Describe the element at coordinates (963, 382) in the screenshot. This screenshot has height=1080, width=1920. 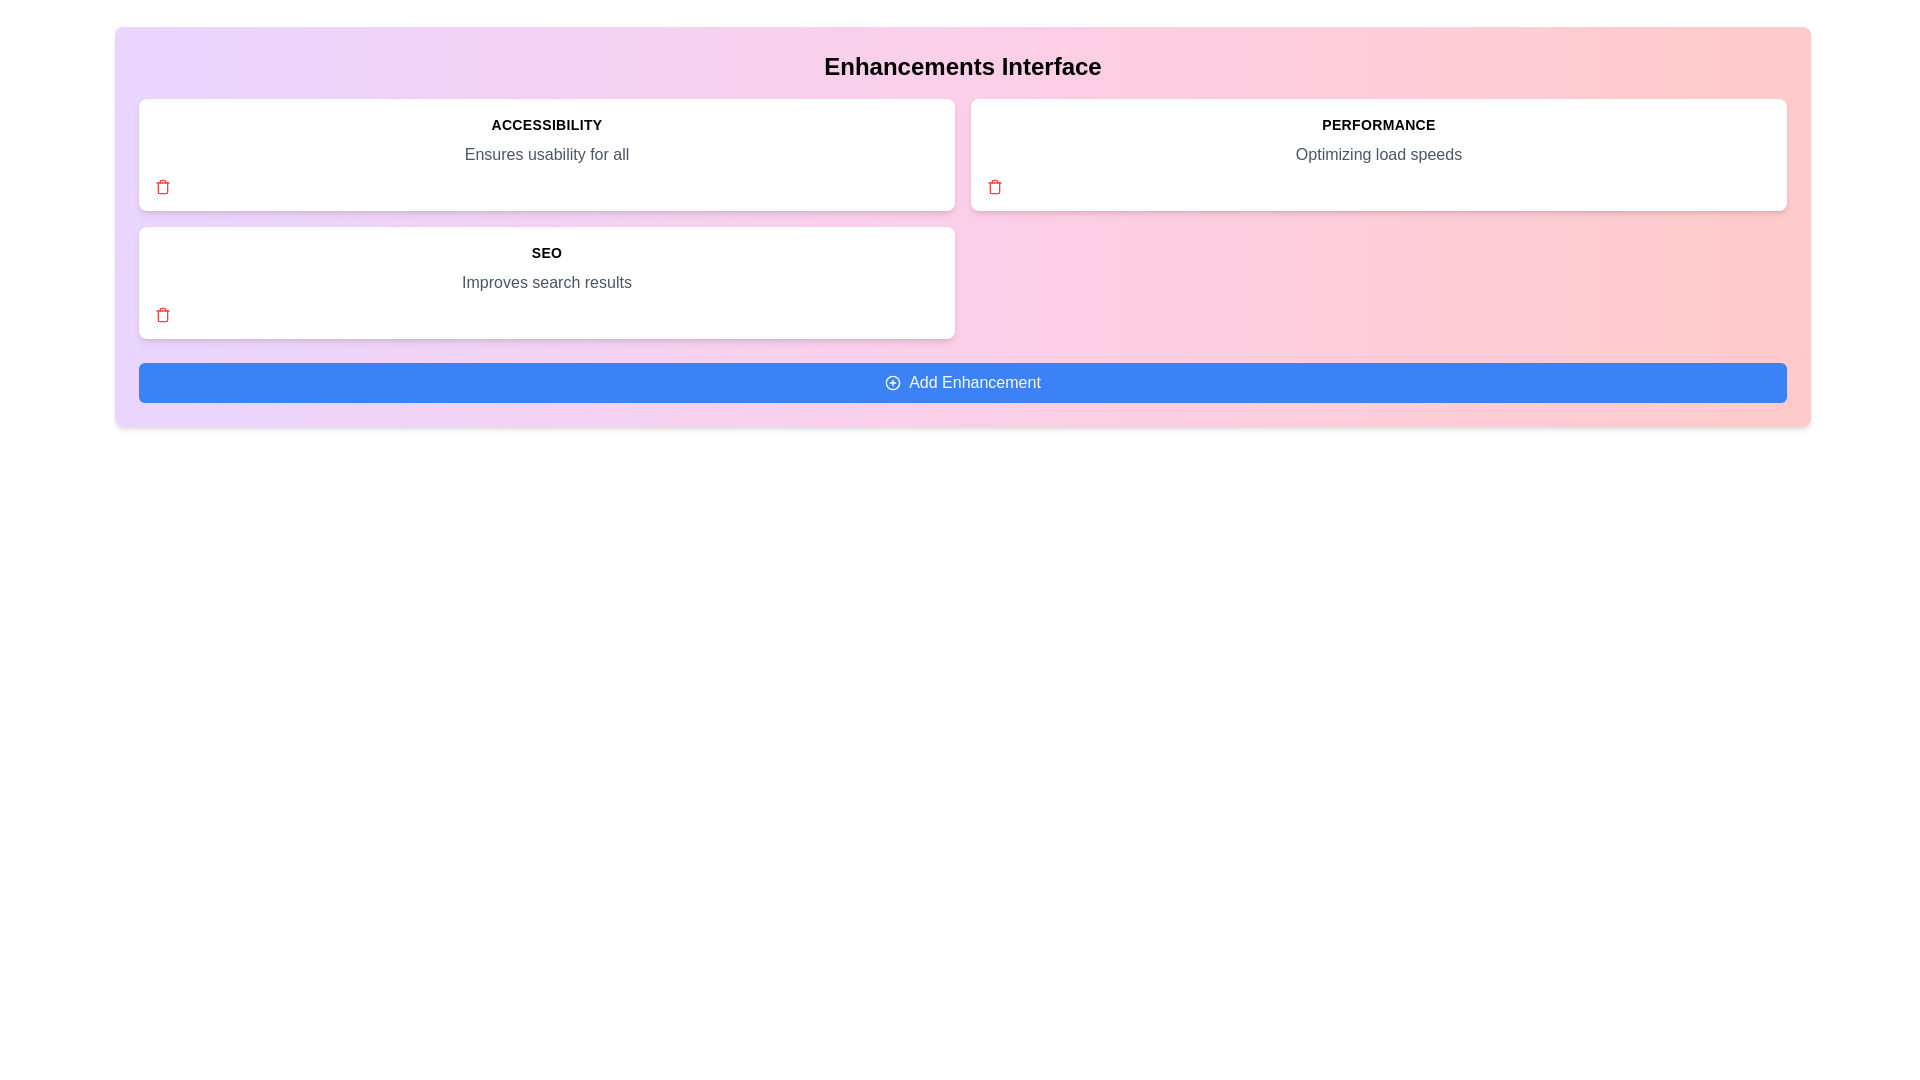
I see `the 'Add Enhancement' button to add a new tag` at that location.